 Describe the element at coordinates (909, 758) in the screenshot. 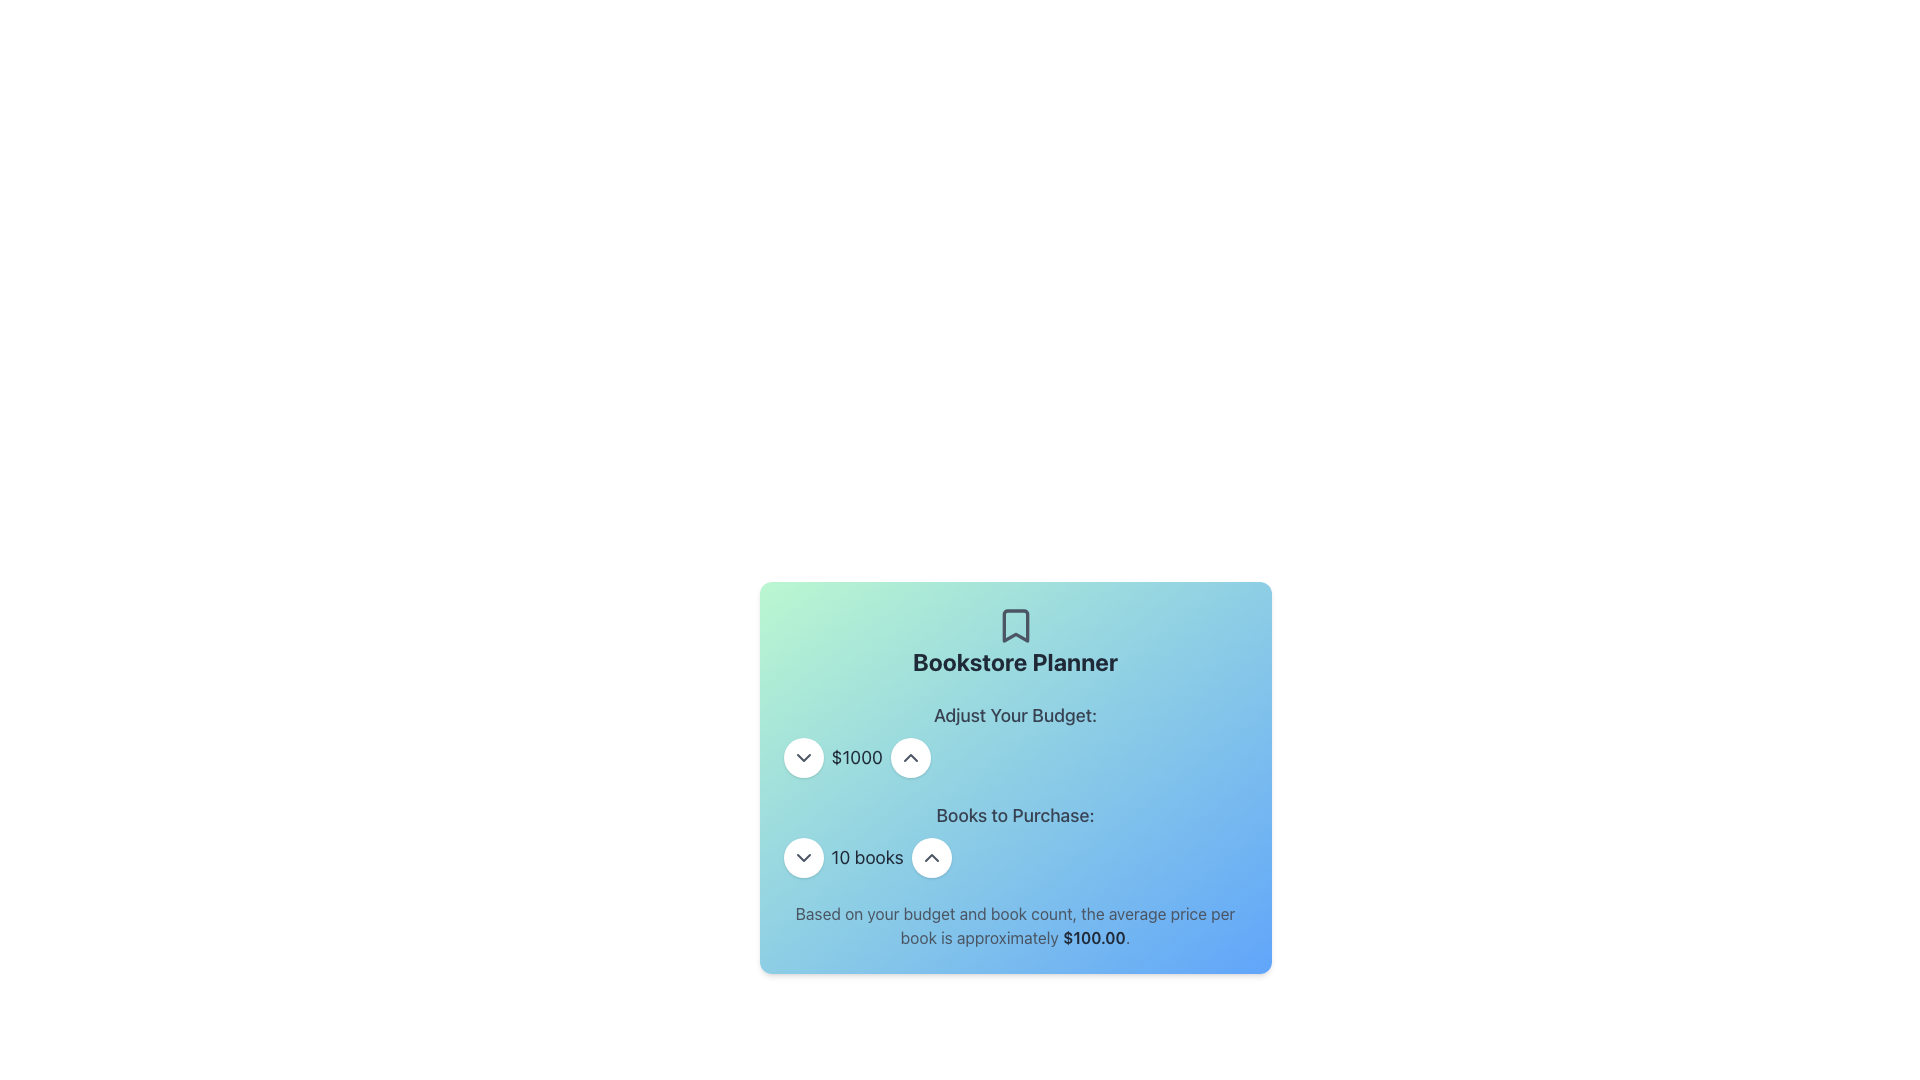

I see `the button located to the right of the '$1000' text to increase the budget` at that location.